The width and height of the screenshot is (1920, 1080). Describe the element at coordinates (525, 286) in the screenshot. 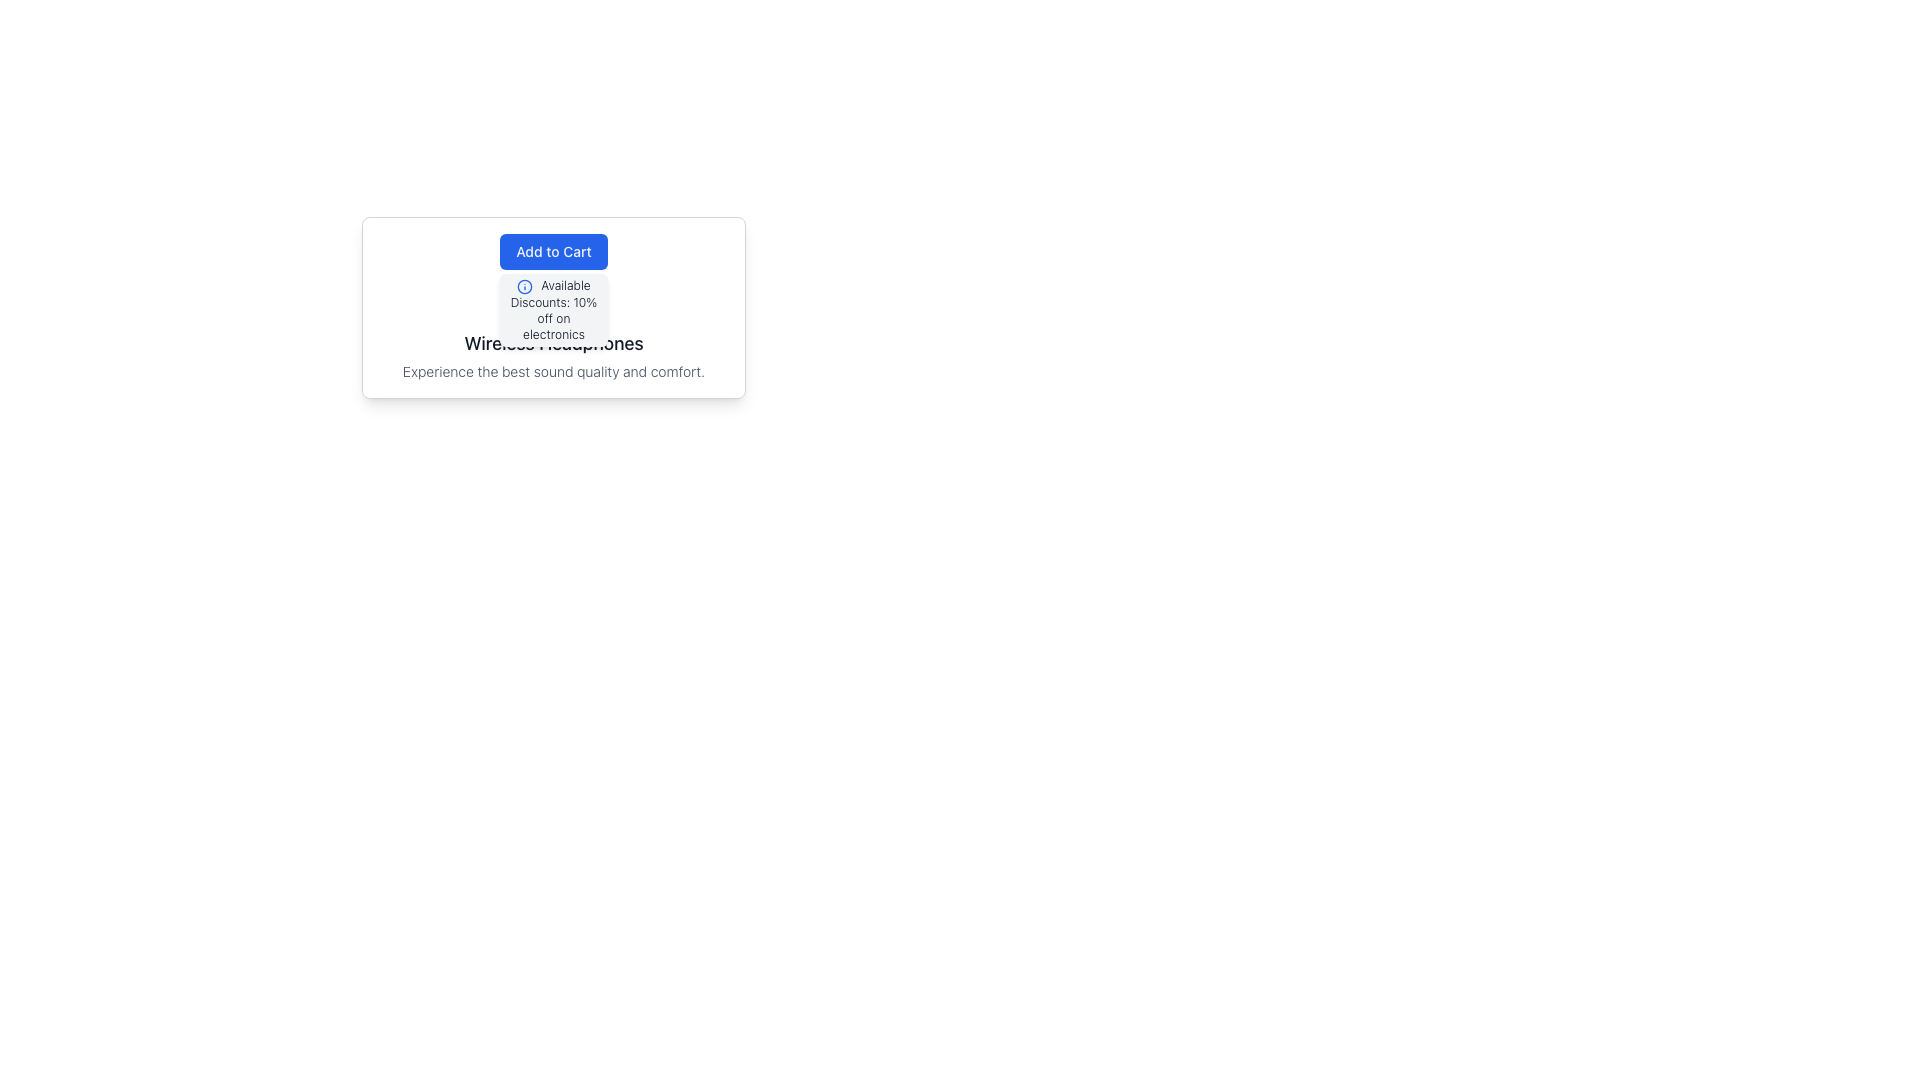

I see `the SVG Circle Element which visually represents an icon indicating information or an alert related to the tooltip functionality, located within the discount information tooltip box below the 'Add to Cart' button` at that location.